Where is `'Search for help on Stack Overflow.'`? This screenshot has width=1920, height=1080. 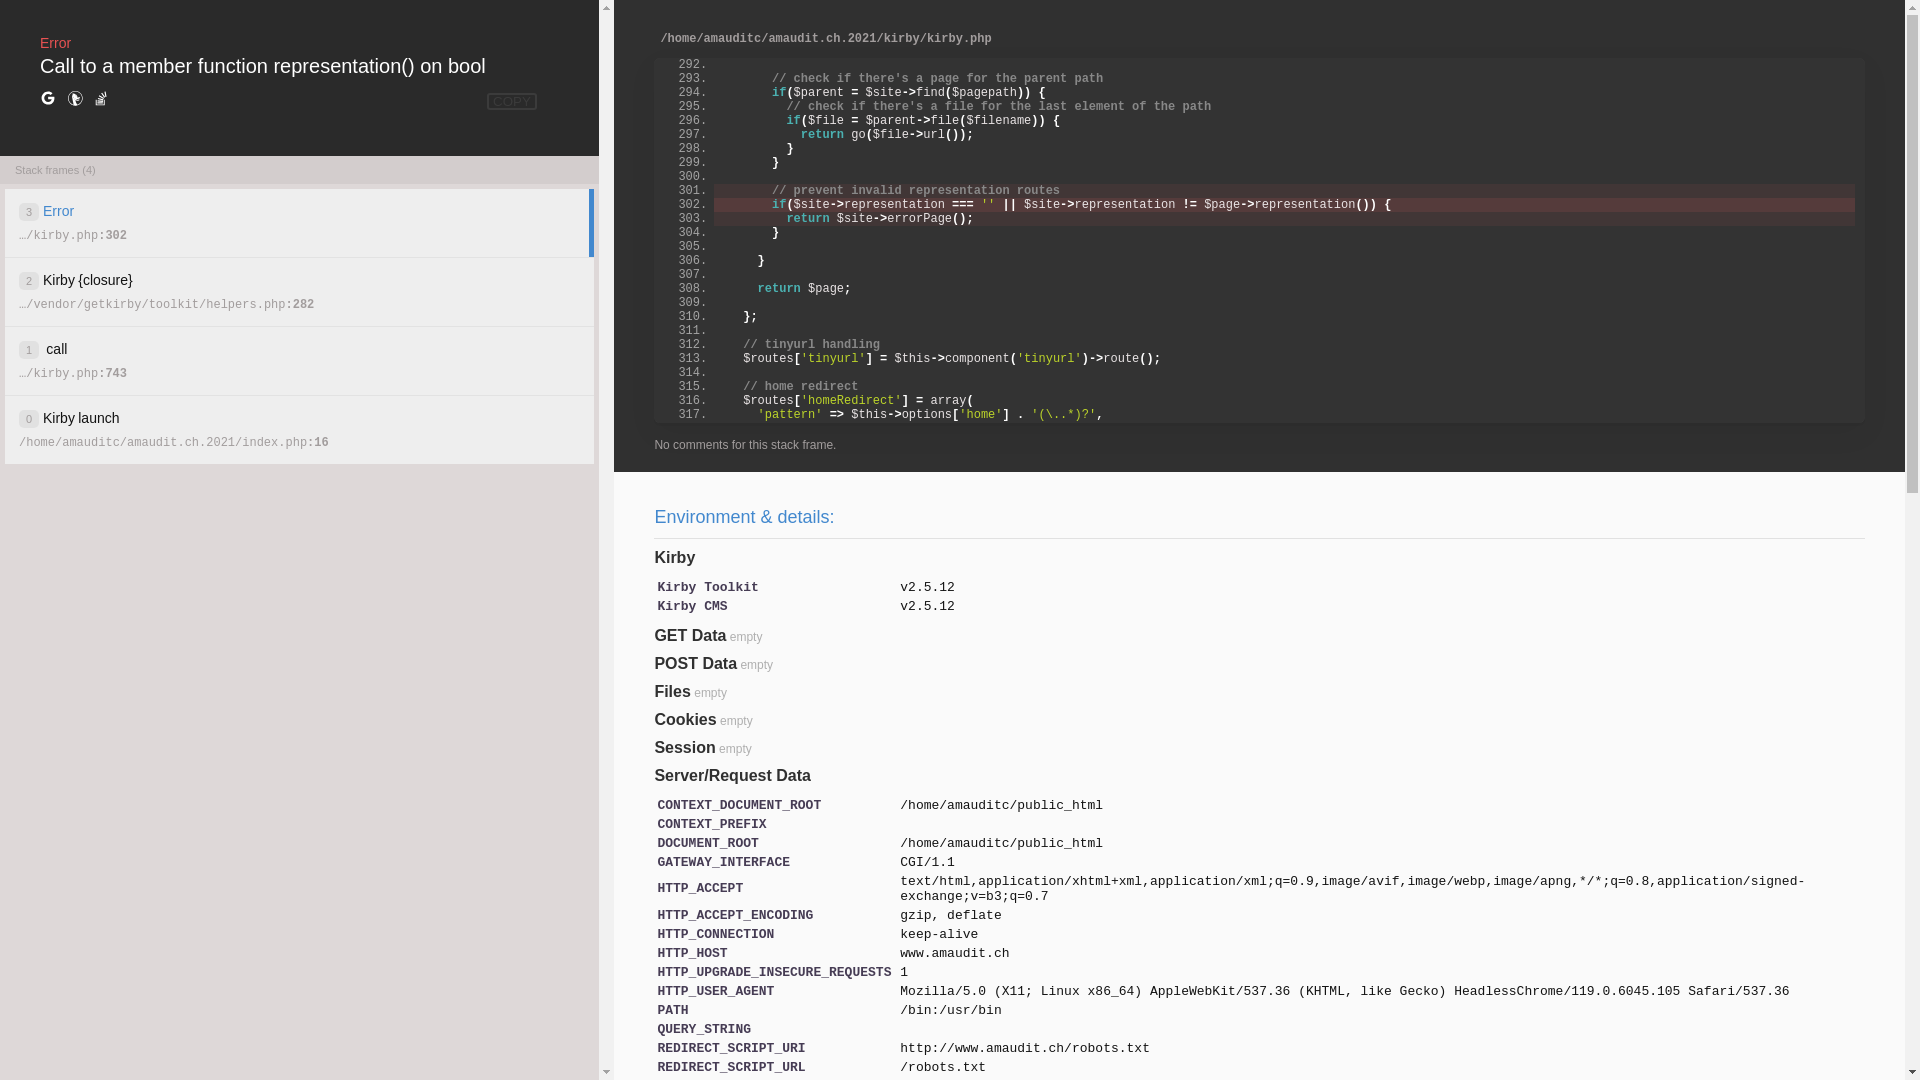 'Search for help on Stack Overflow.' is located at coordinates (99, 99).